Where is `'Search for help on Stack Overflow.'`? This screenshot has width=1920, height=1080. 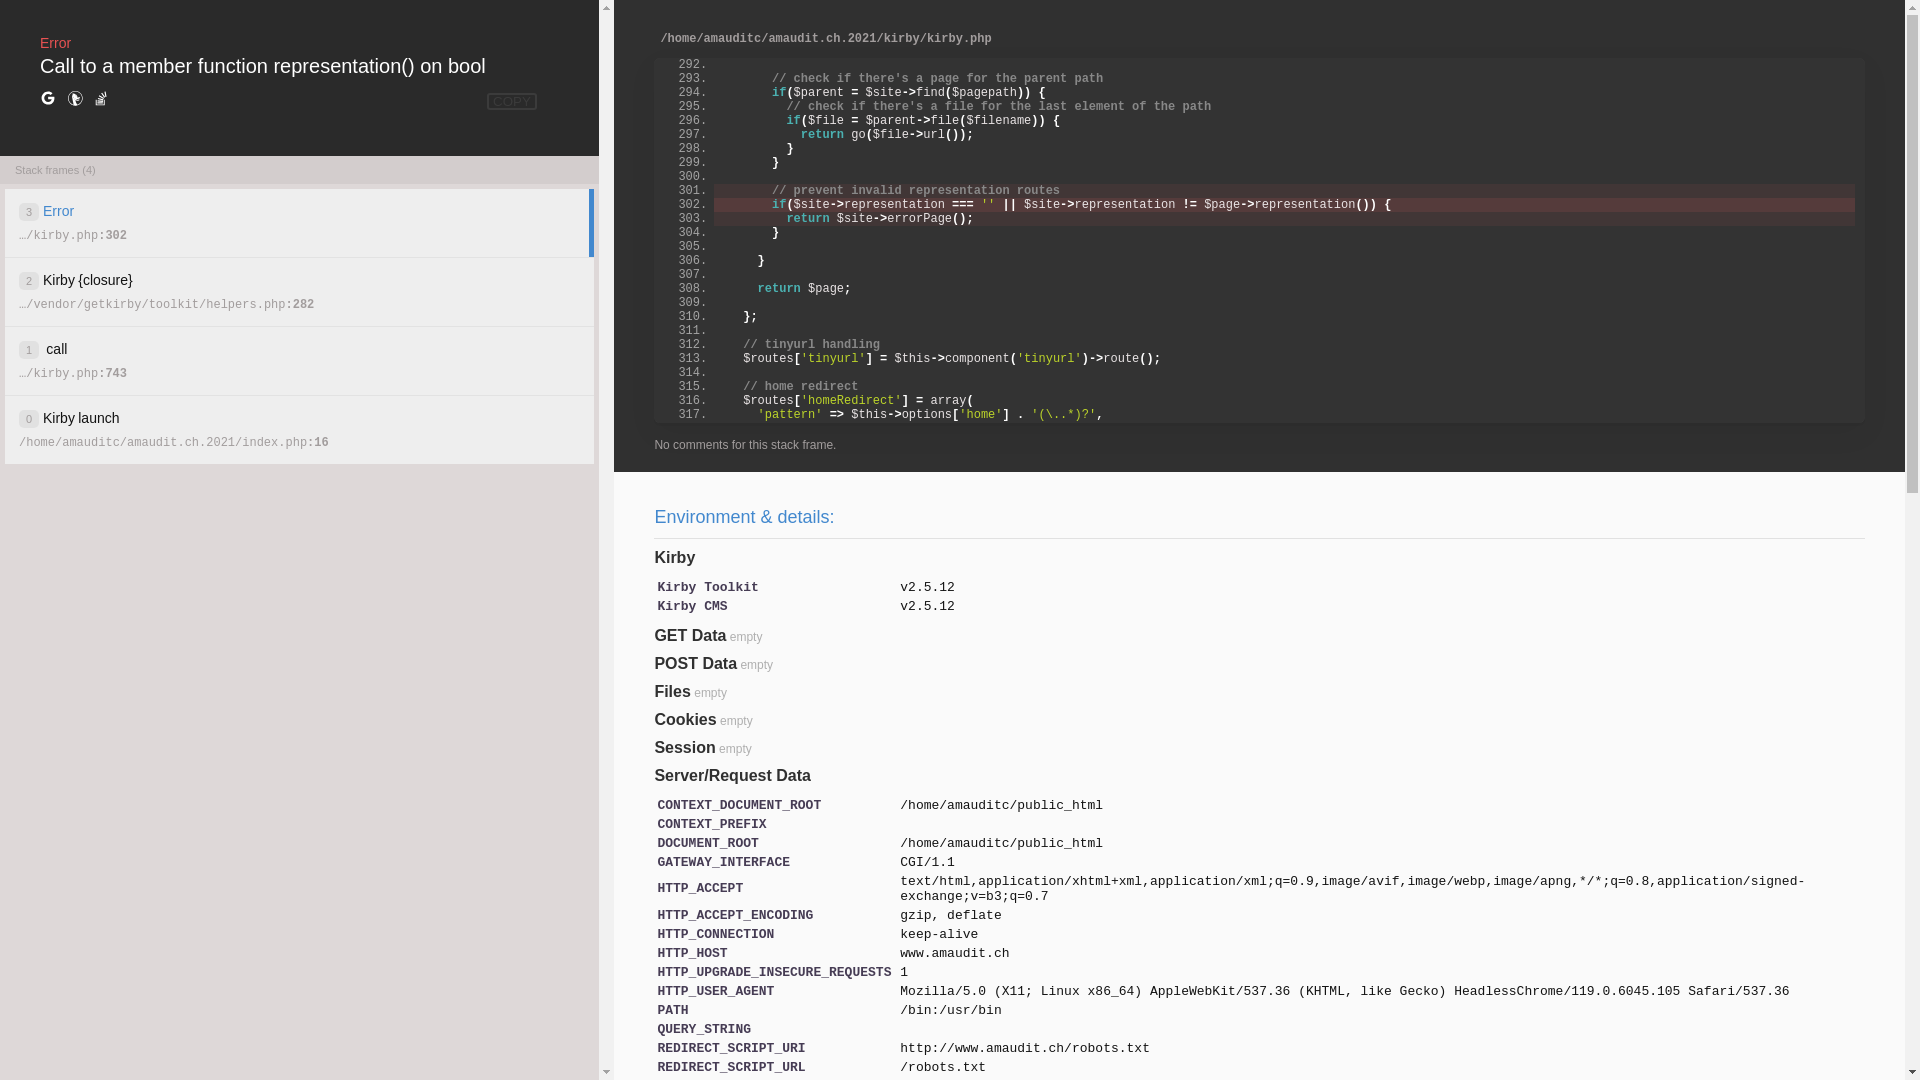 'Search for help on Stack Overflow.' is located at coordinates (99, 99).